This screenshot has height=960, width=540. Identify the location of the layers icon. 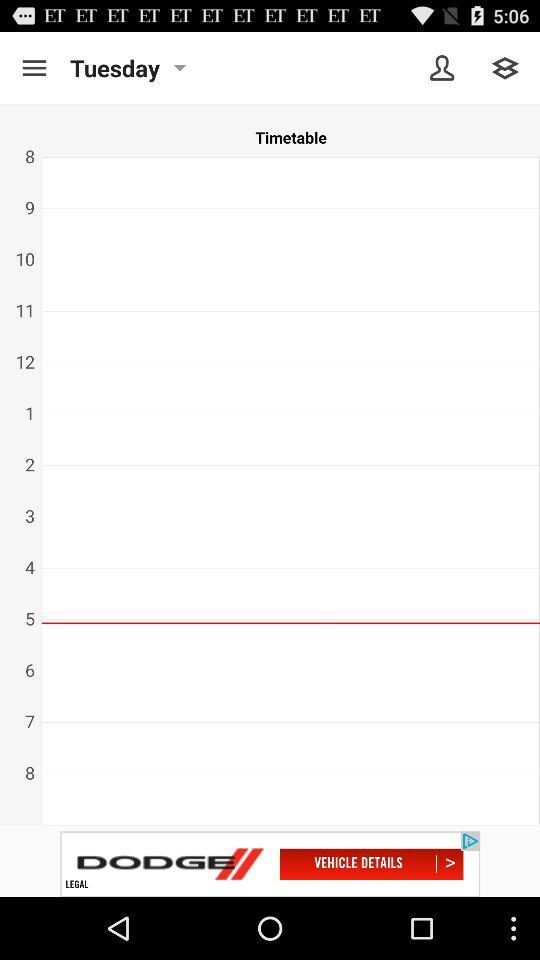
(504, 73).